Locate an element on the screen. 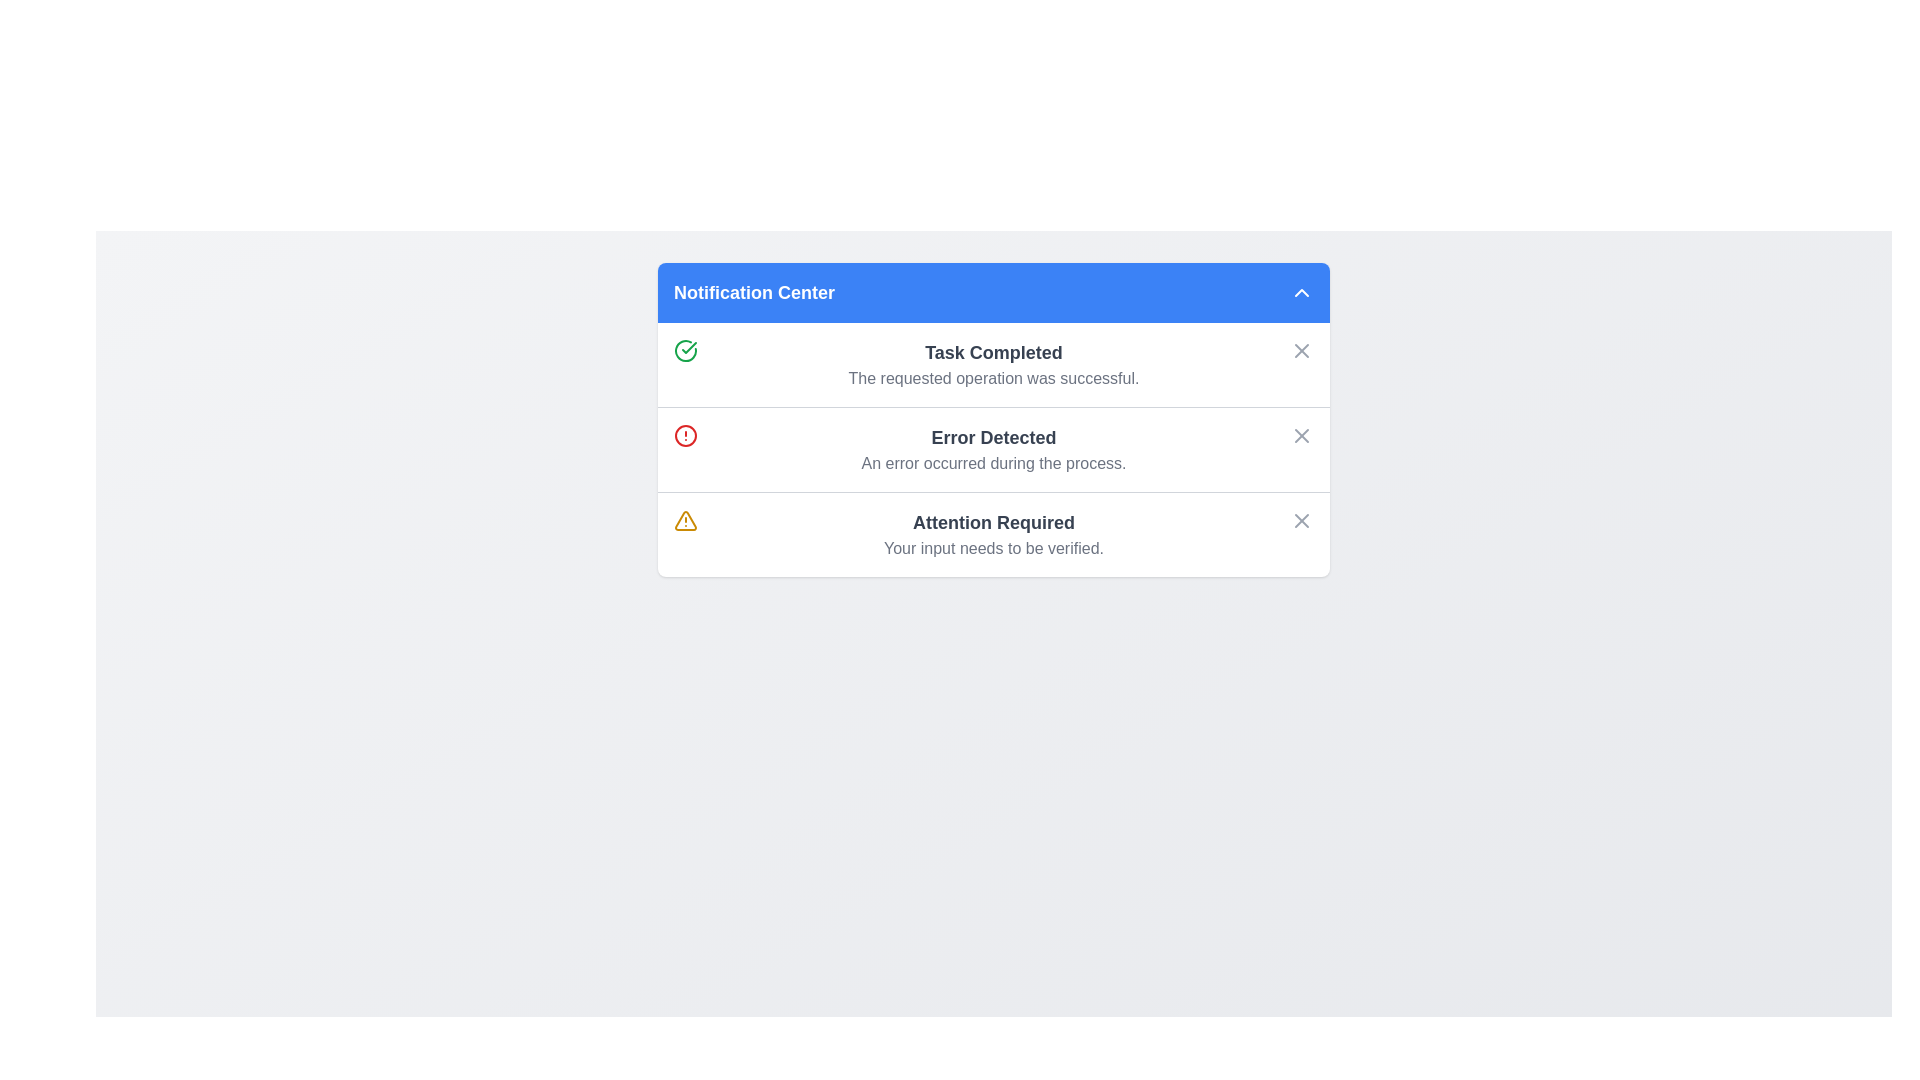 This screenshot has height=1080, width=1920. error title and description from the Notification card displaying an error message, which includes a title, subtitle, icon, and dismiss button, located in the second row of the Notification Center is located at coordinates (993, 448).